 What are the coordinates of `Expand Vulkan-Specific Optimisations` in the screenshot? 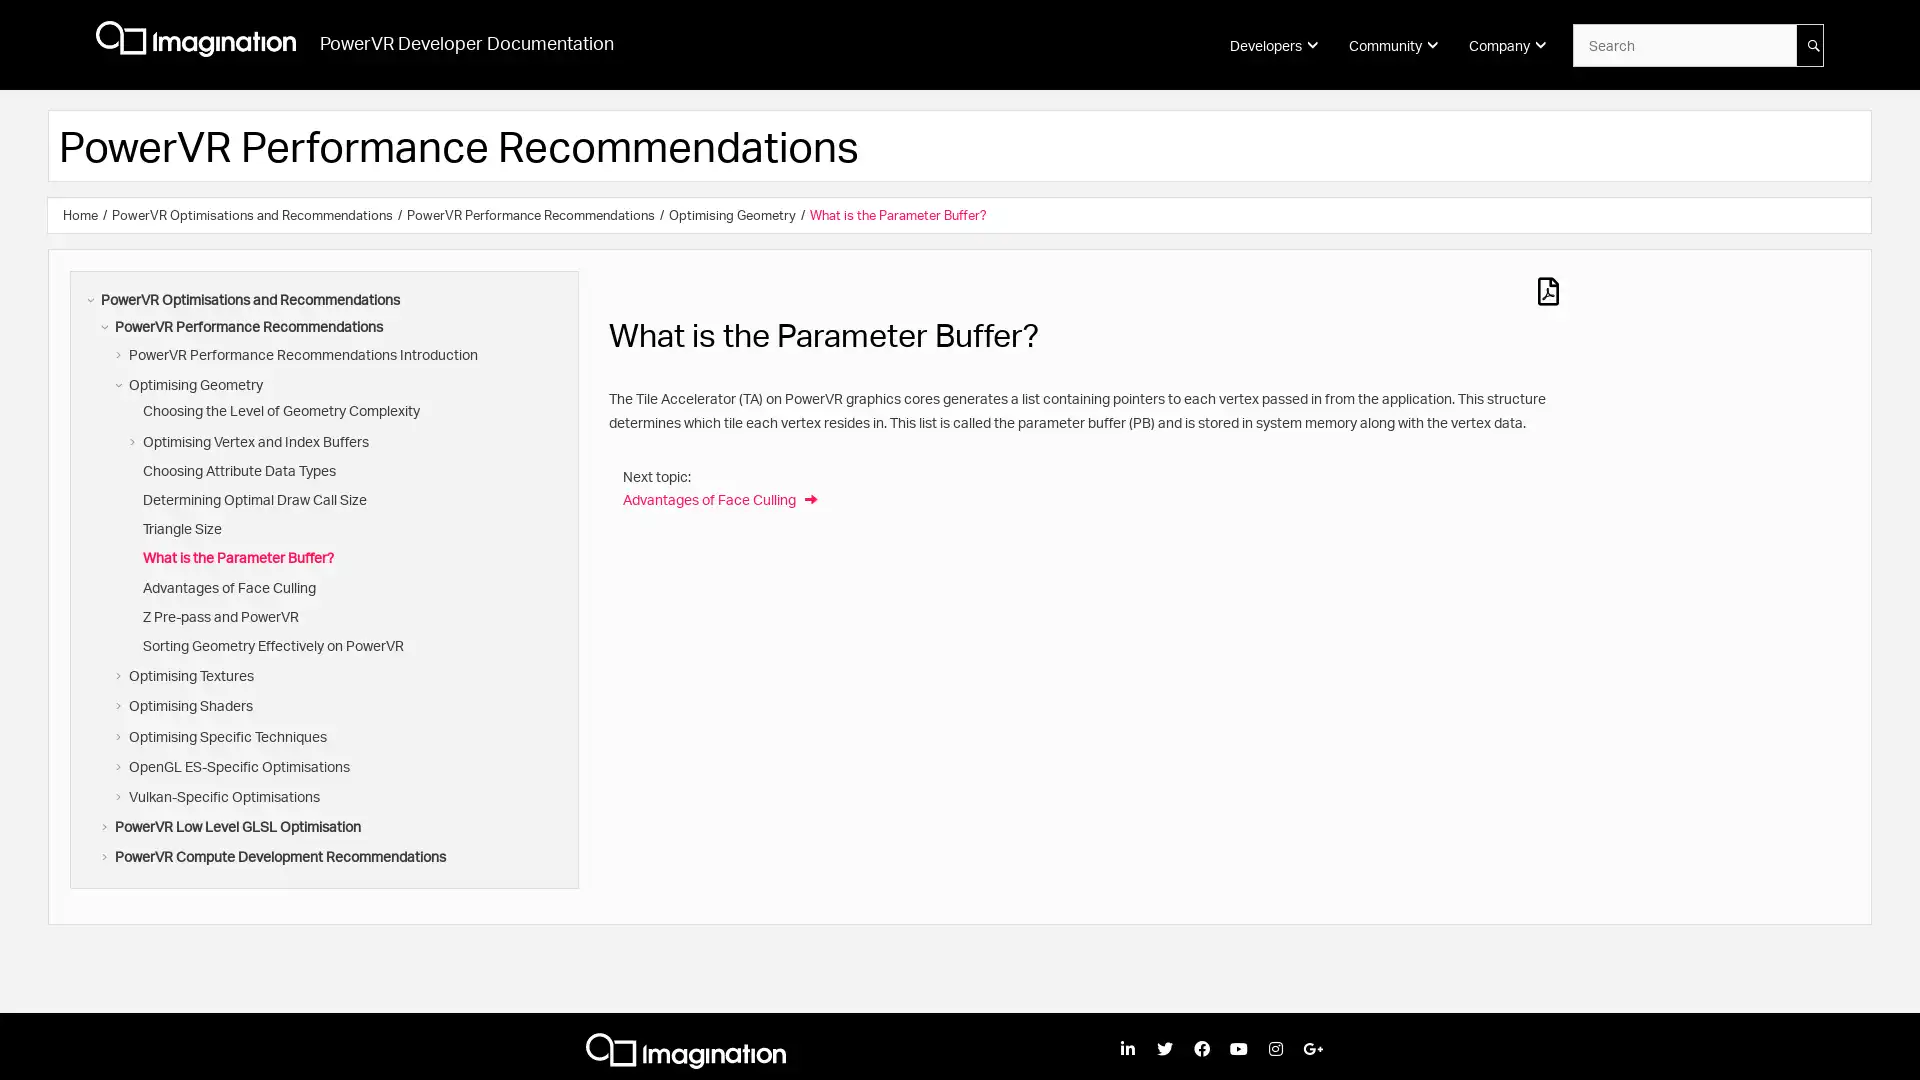 It's located at (119, 795).